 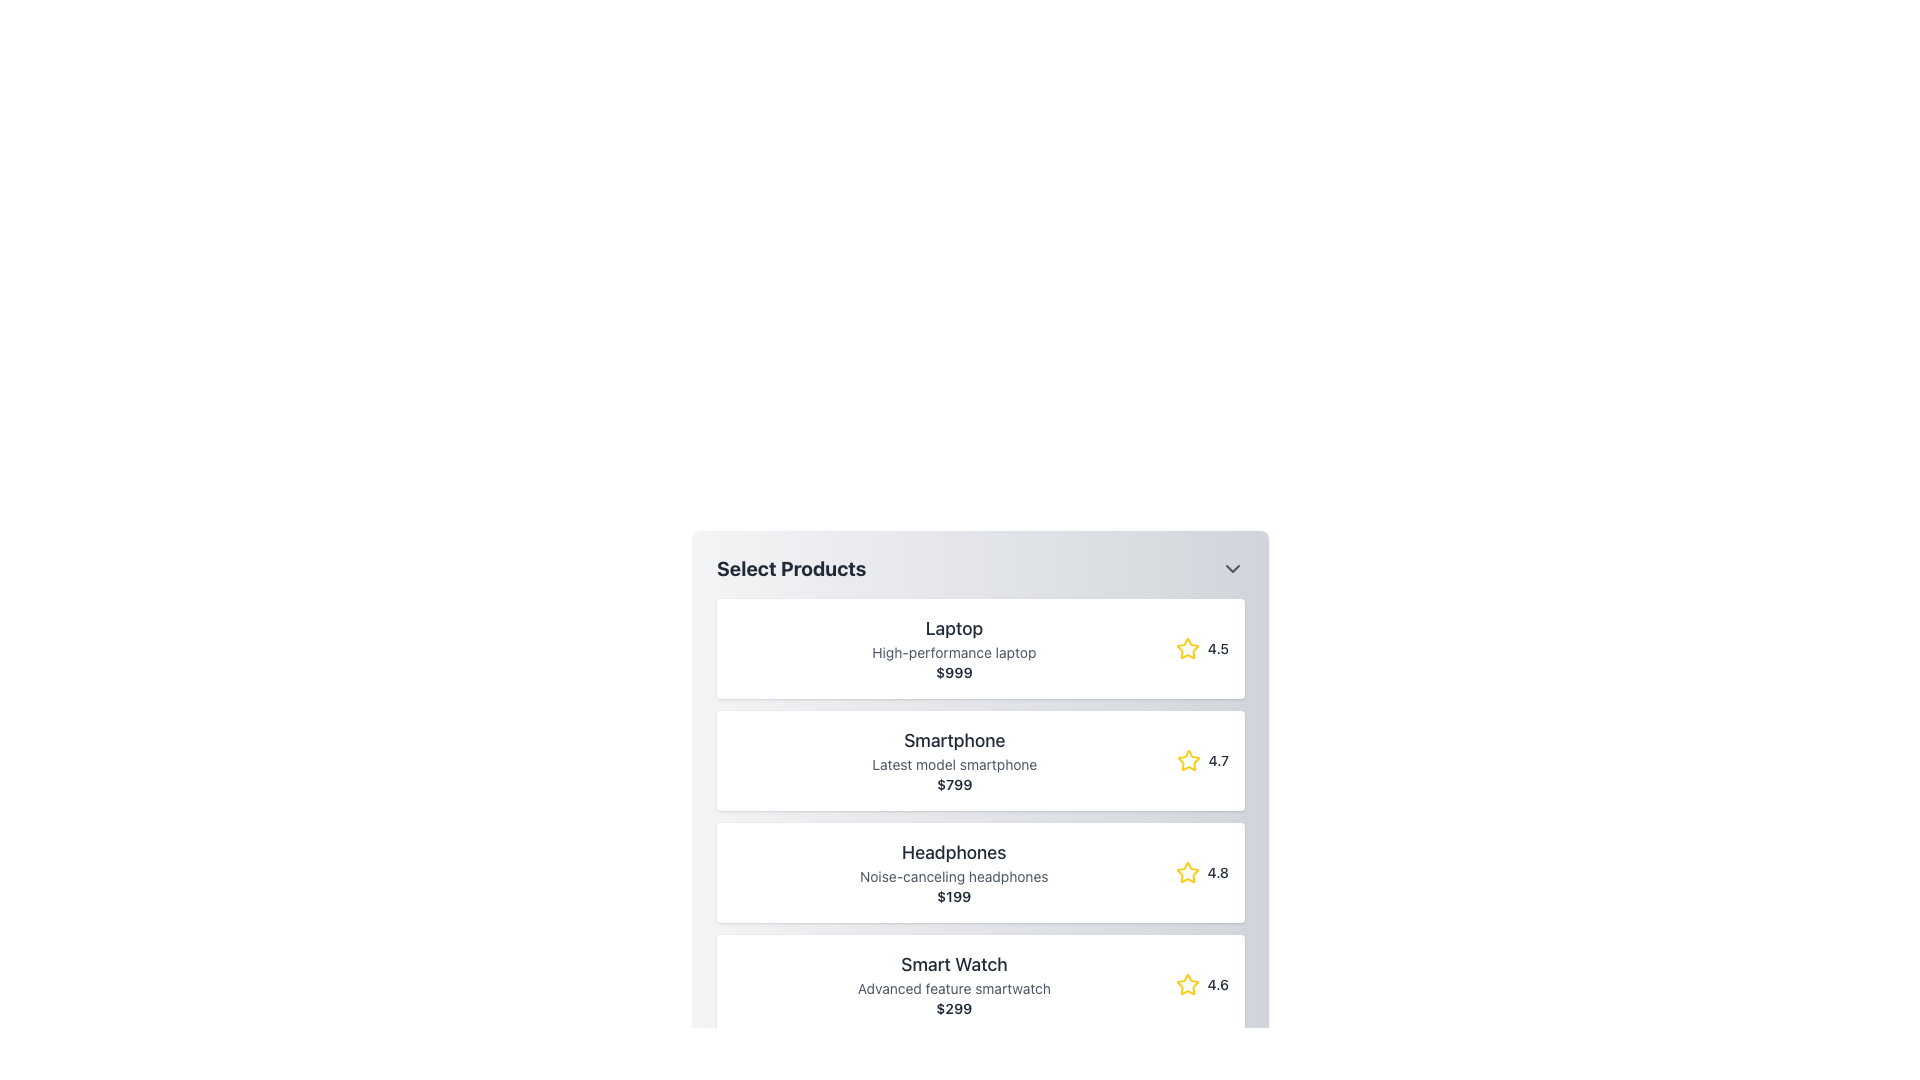 I want to click on the star-shaped rating icon with yellow outlines located next to the text '4.5' in the 'Select Products' list item, so click(x=1187, y=648).